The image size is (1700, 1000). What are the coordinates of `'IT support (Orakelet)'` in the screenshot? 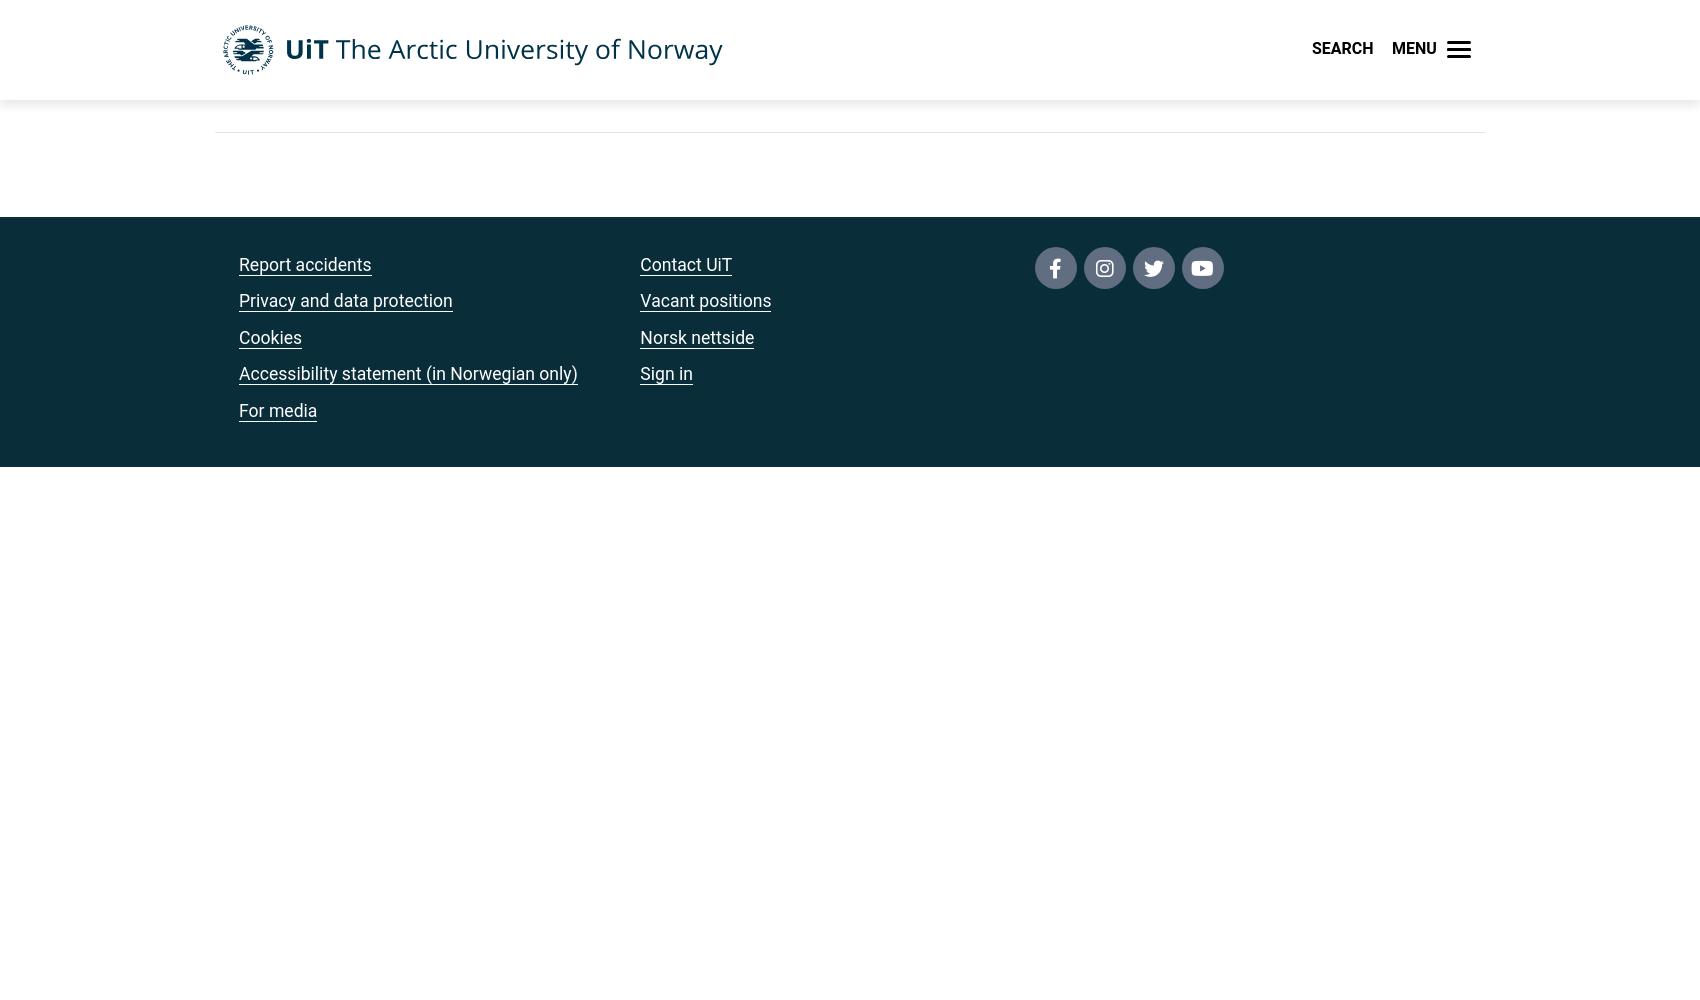 It's located at (852, 626).